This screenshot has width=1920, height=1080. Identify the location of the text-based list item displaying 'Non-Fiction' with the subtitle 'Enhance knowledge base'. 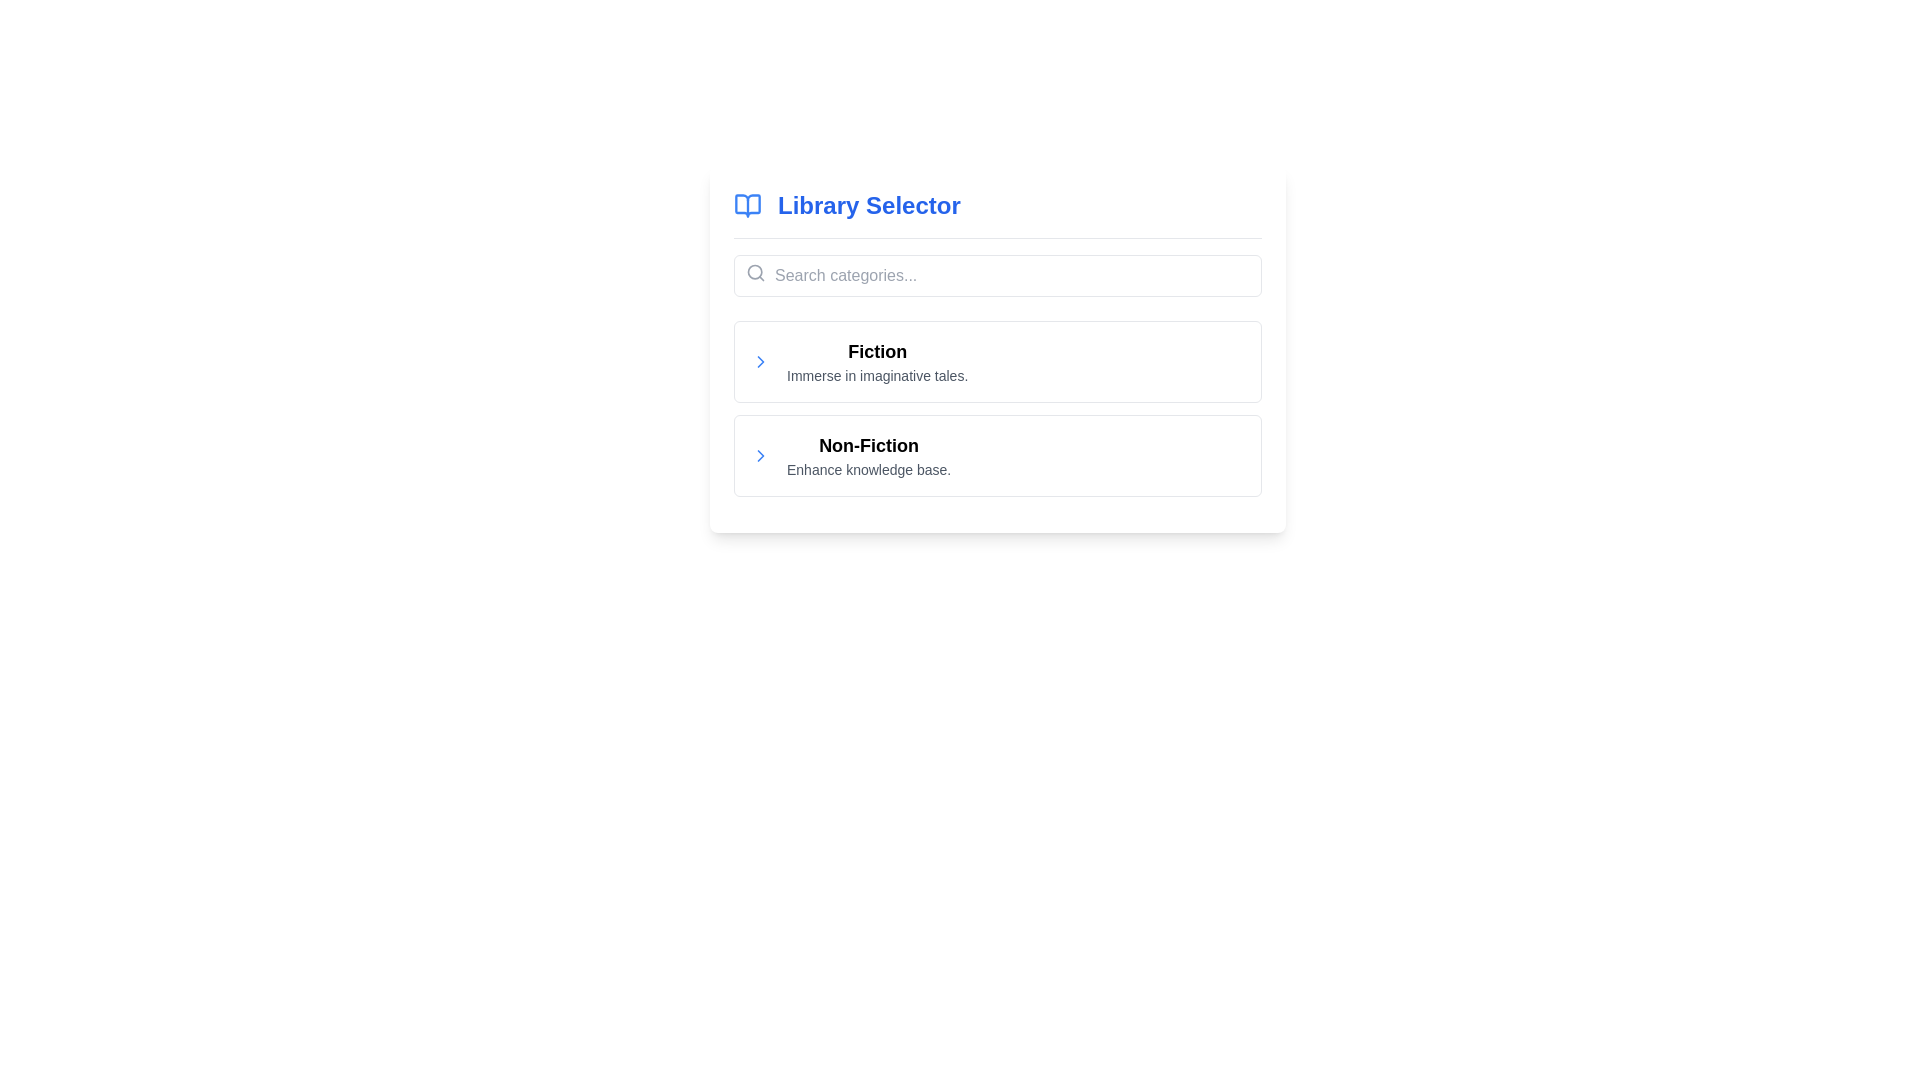
(869, 455).